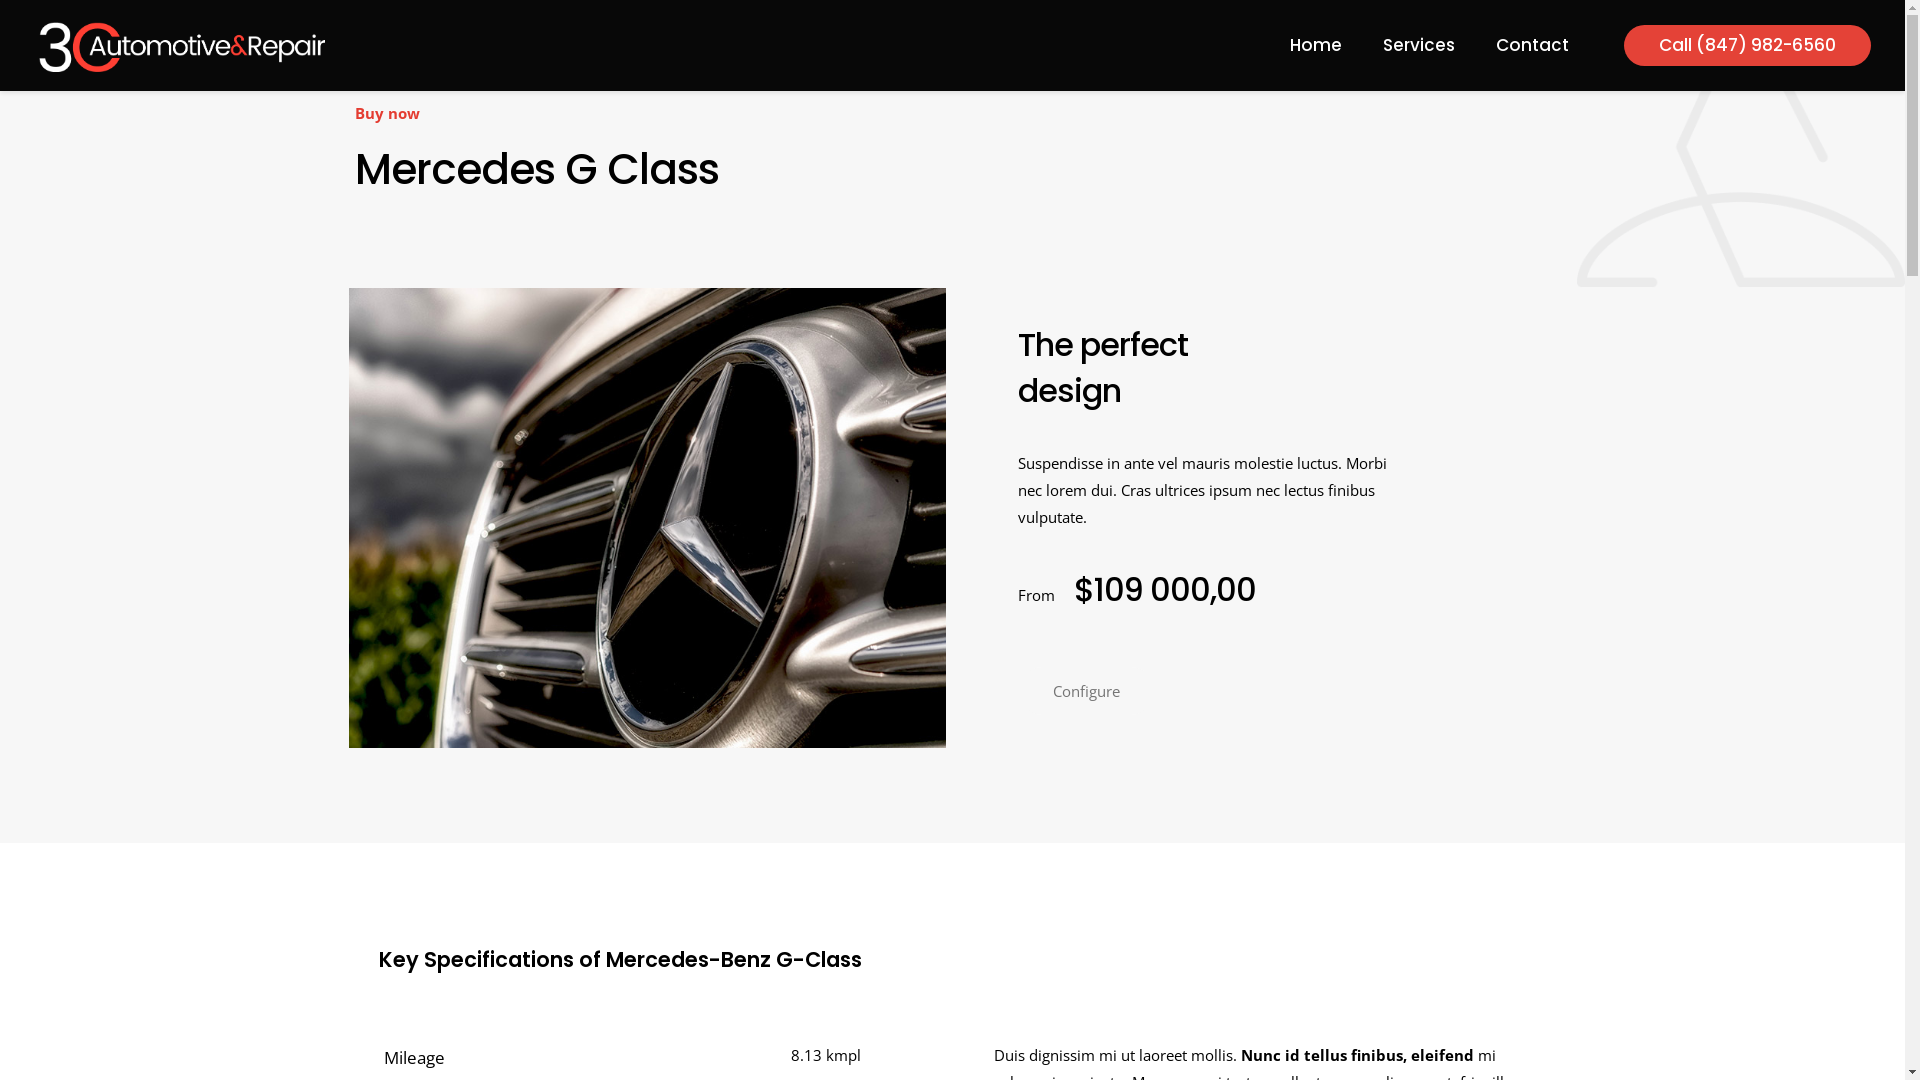 Image resolution: width=1920 pixels, height=1080 pixels. Describe the element at coordinates (1531, 45) in the screenshot. I see `'Contact'` at that location.